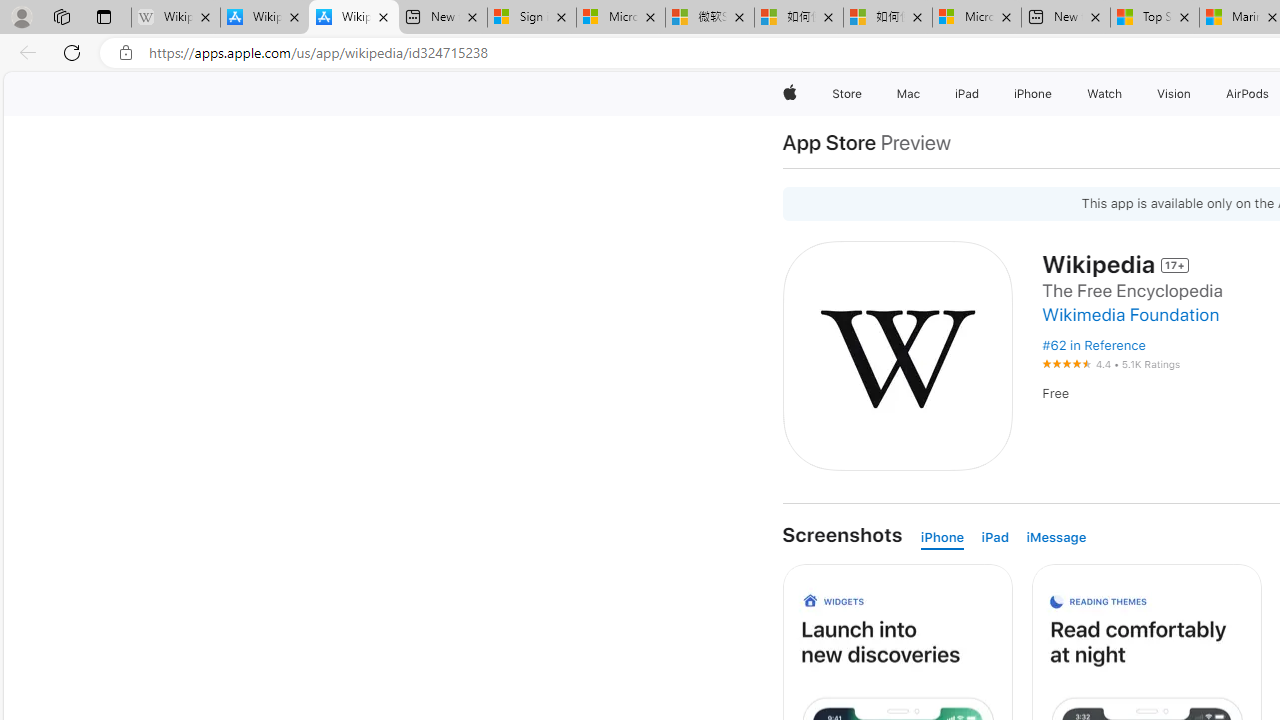  Describe the element at coordinates (829, 141) in the screenshot. I see `'App Store'` at that location.